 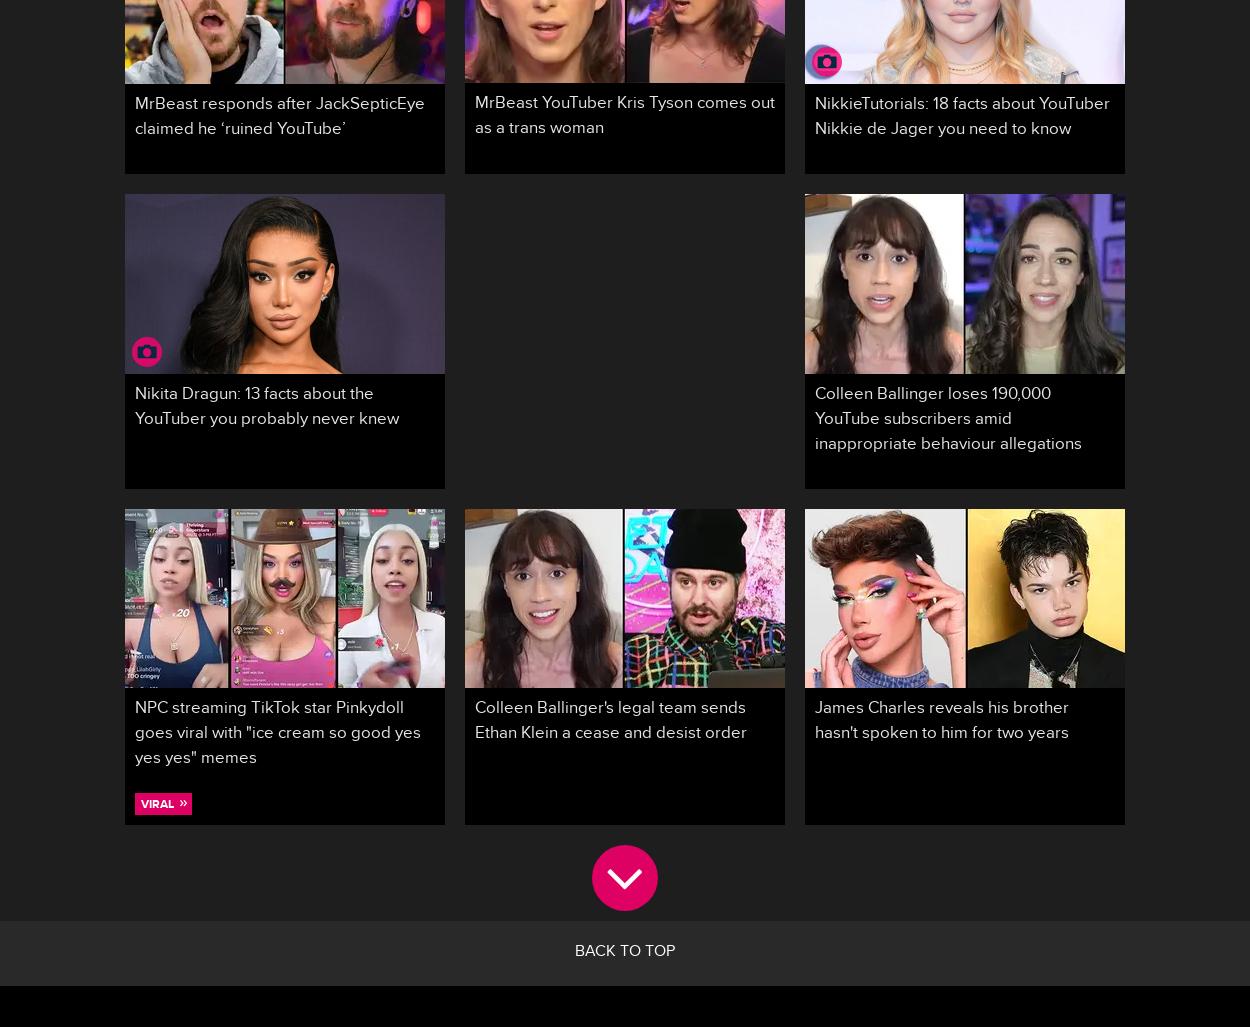 What do you see at coordinates (947, 420) in the screenshot?
I see `'Colleen Ballinger loses 190,000 YouTube subscribers amid inappropriate behaviour allegations'` at bounding box center [947, 420].